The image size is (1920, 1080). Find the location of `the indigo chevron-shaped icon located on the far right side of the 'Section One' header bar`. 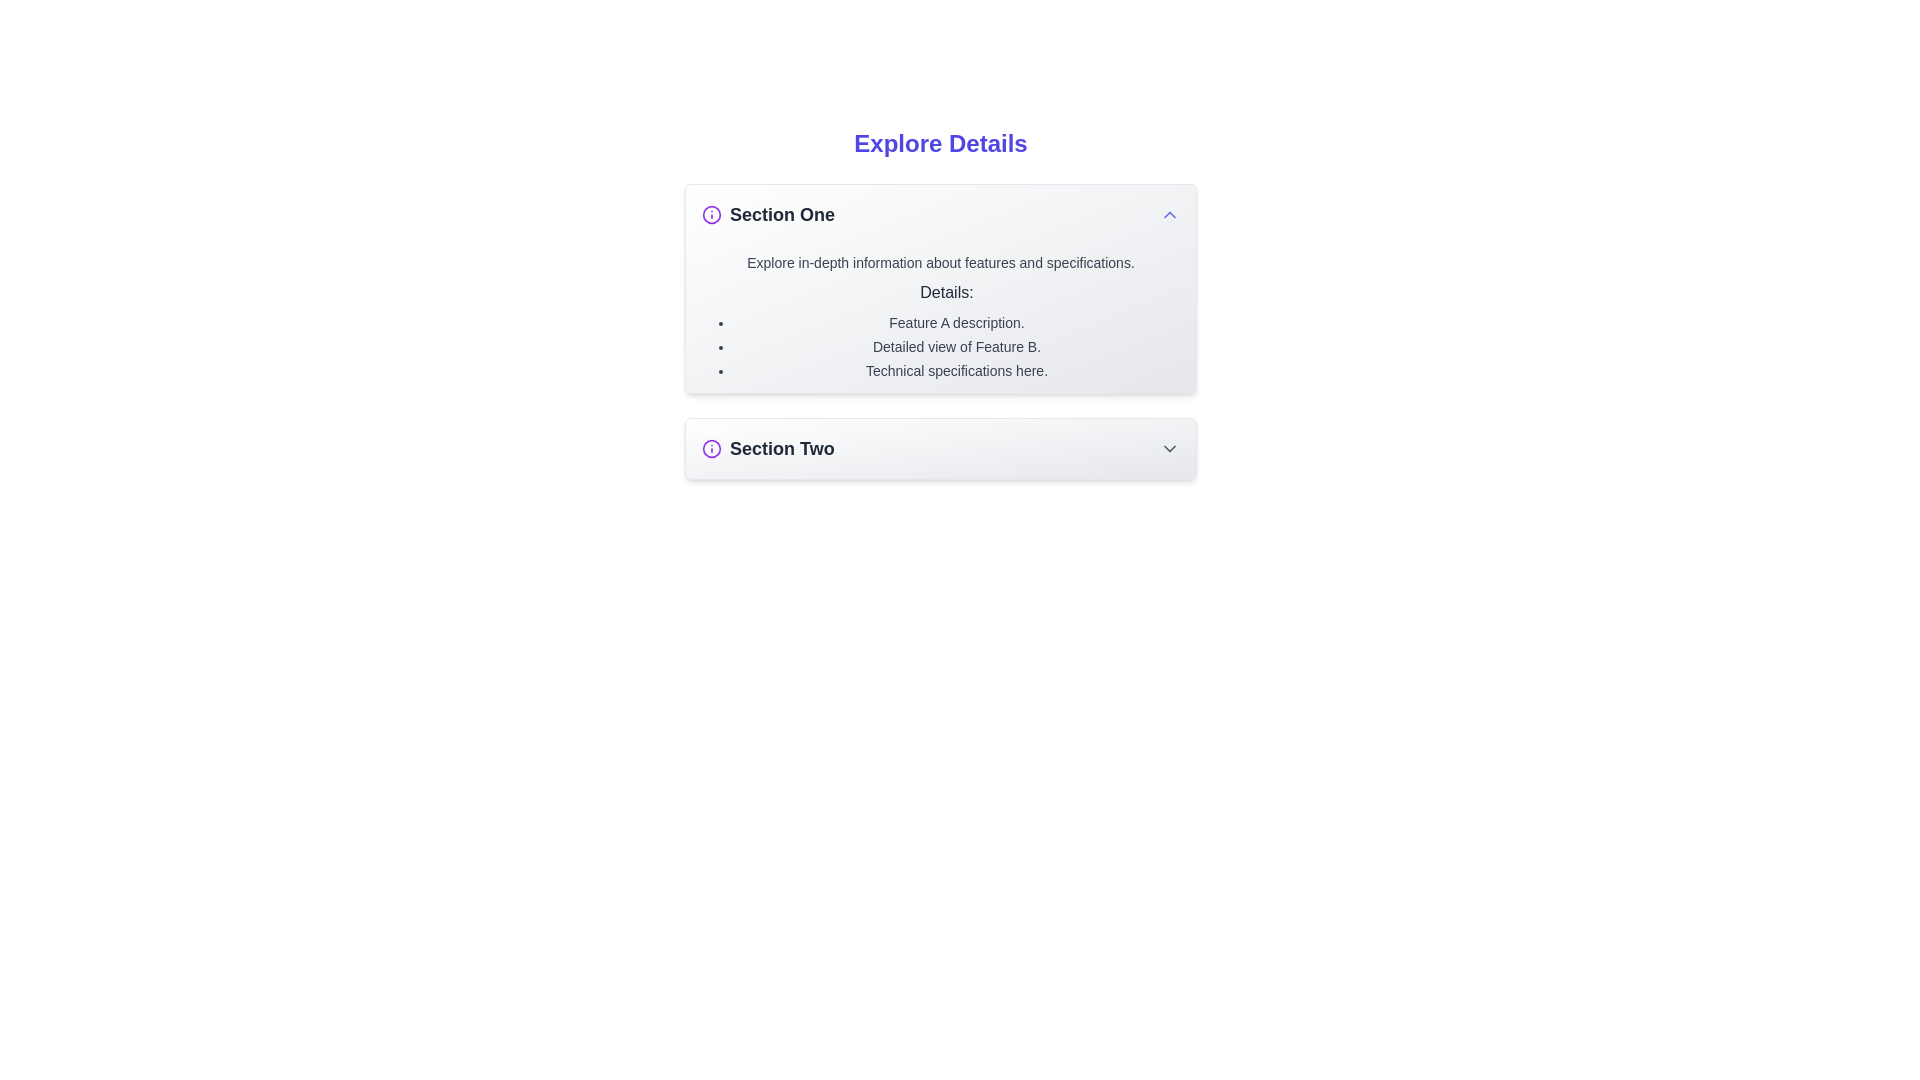

the indigo chevron-shaped icon located on the far right side of the 'Section One' header bar is located at coordinates (1170, 215).